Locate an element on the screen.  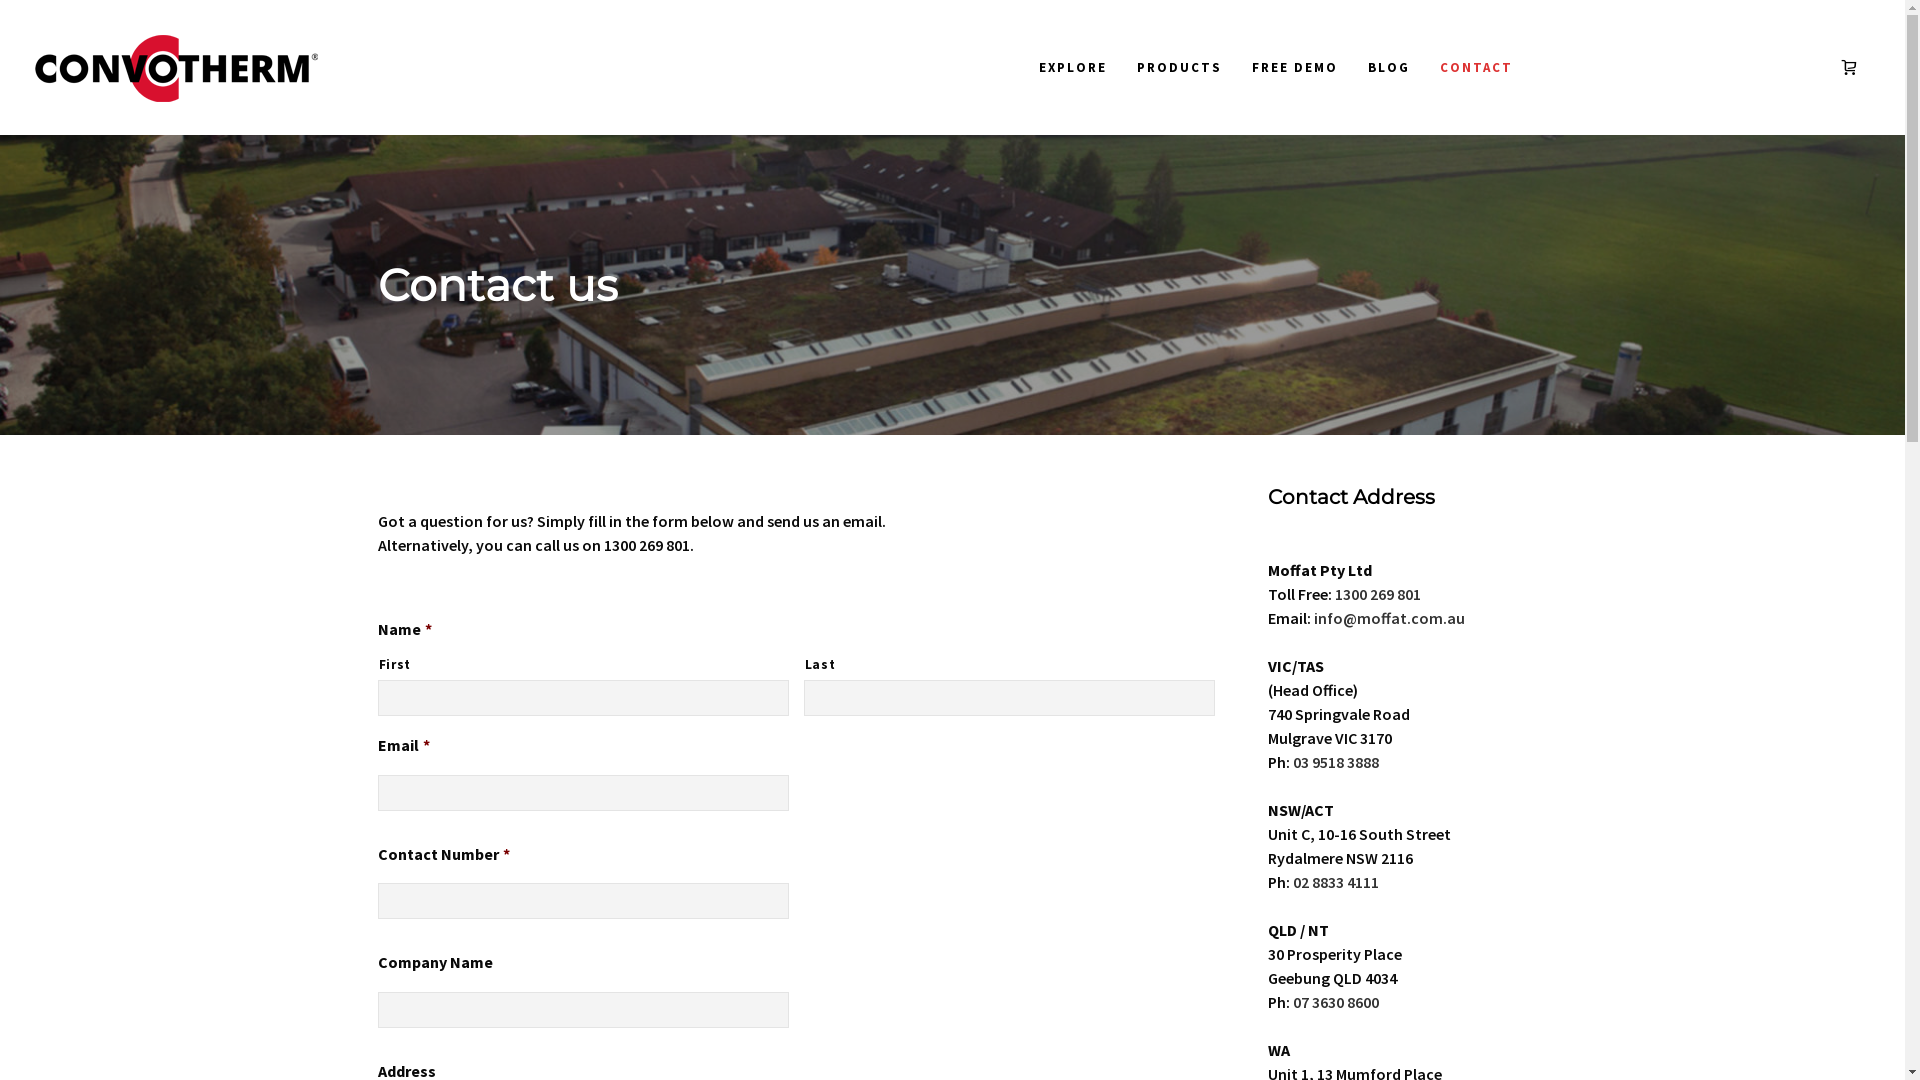
'FREE DEMO' is located at coordinates (1294, 66).